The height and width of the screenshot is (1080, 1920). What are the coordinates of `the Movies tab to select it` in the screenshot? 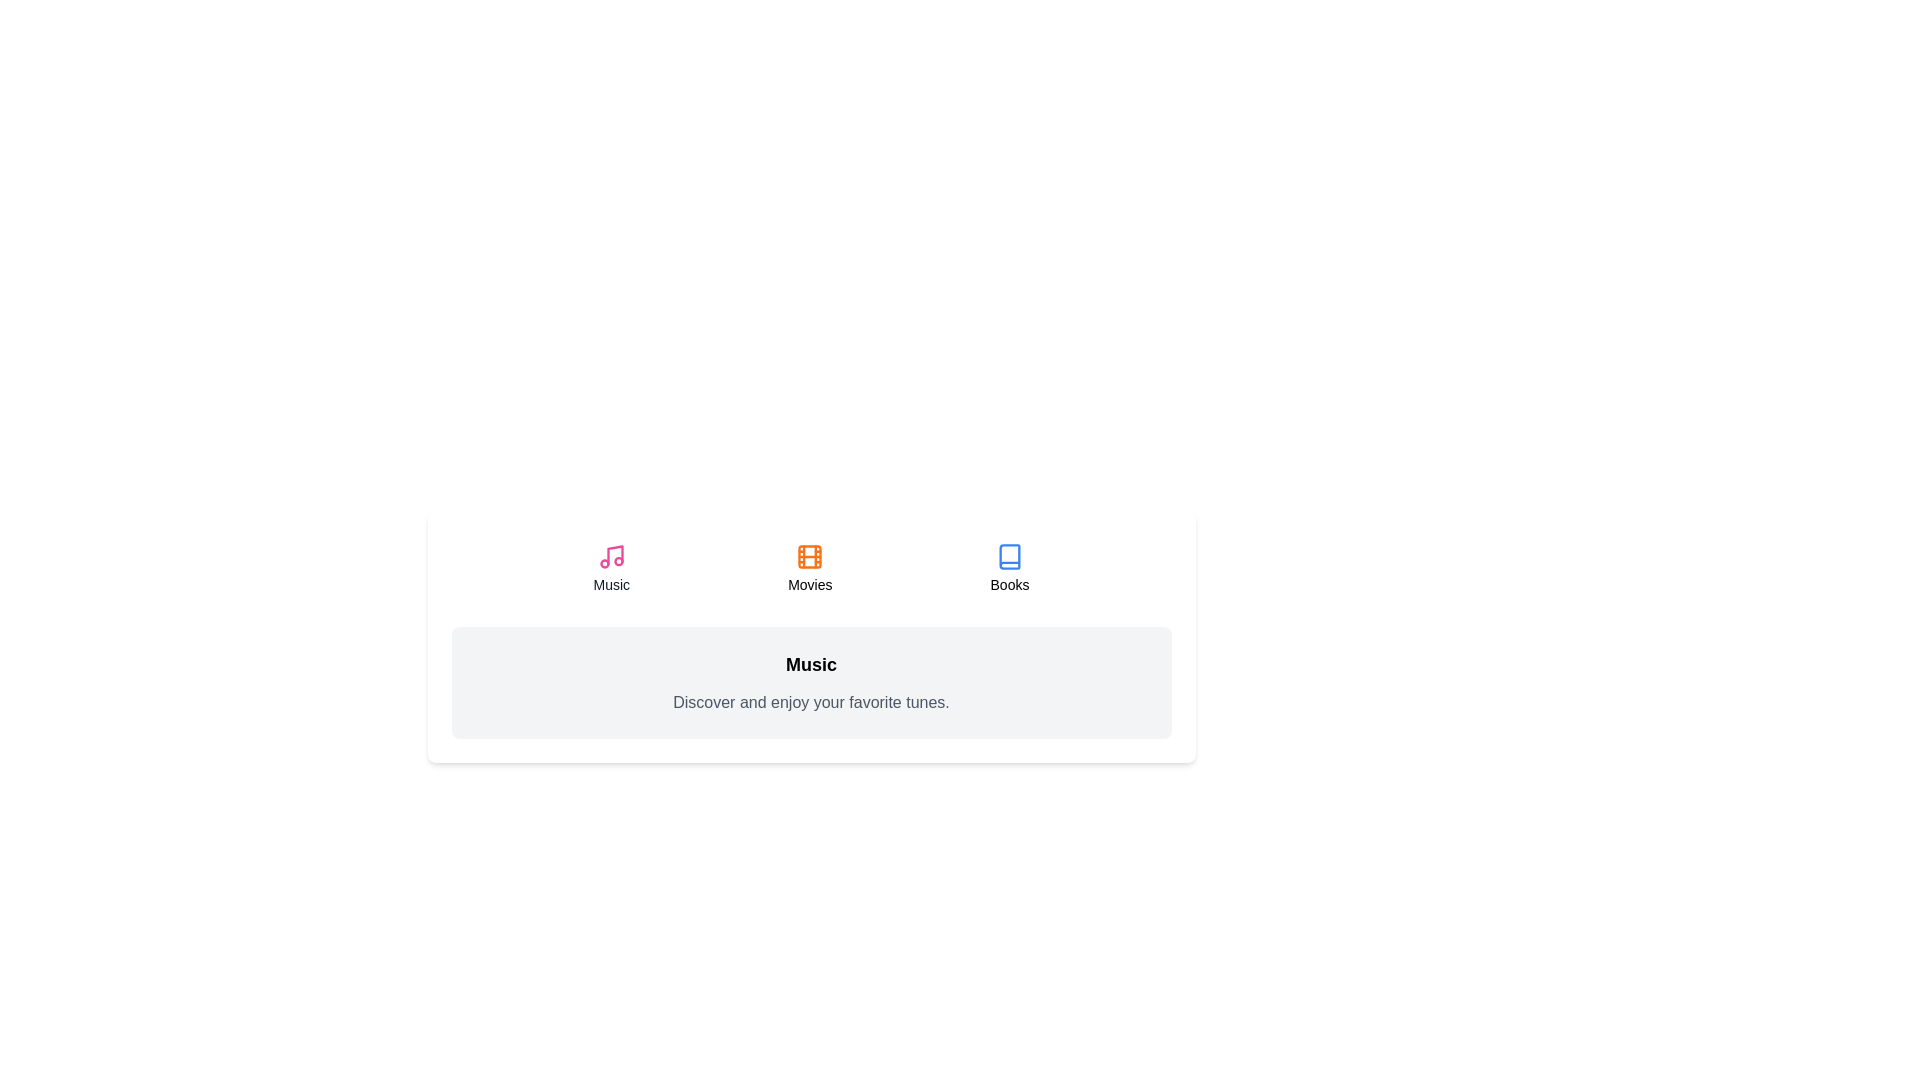 It's located at (810, 569).